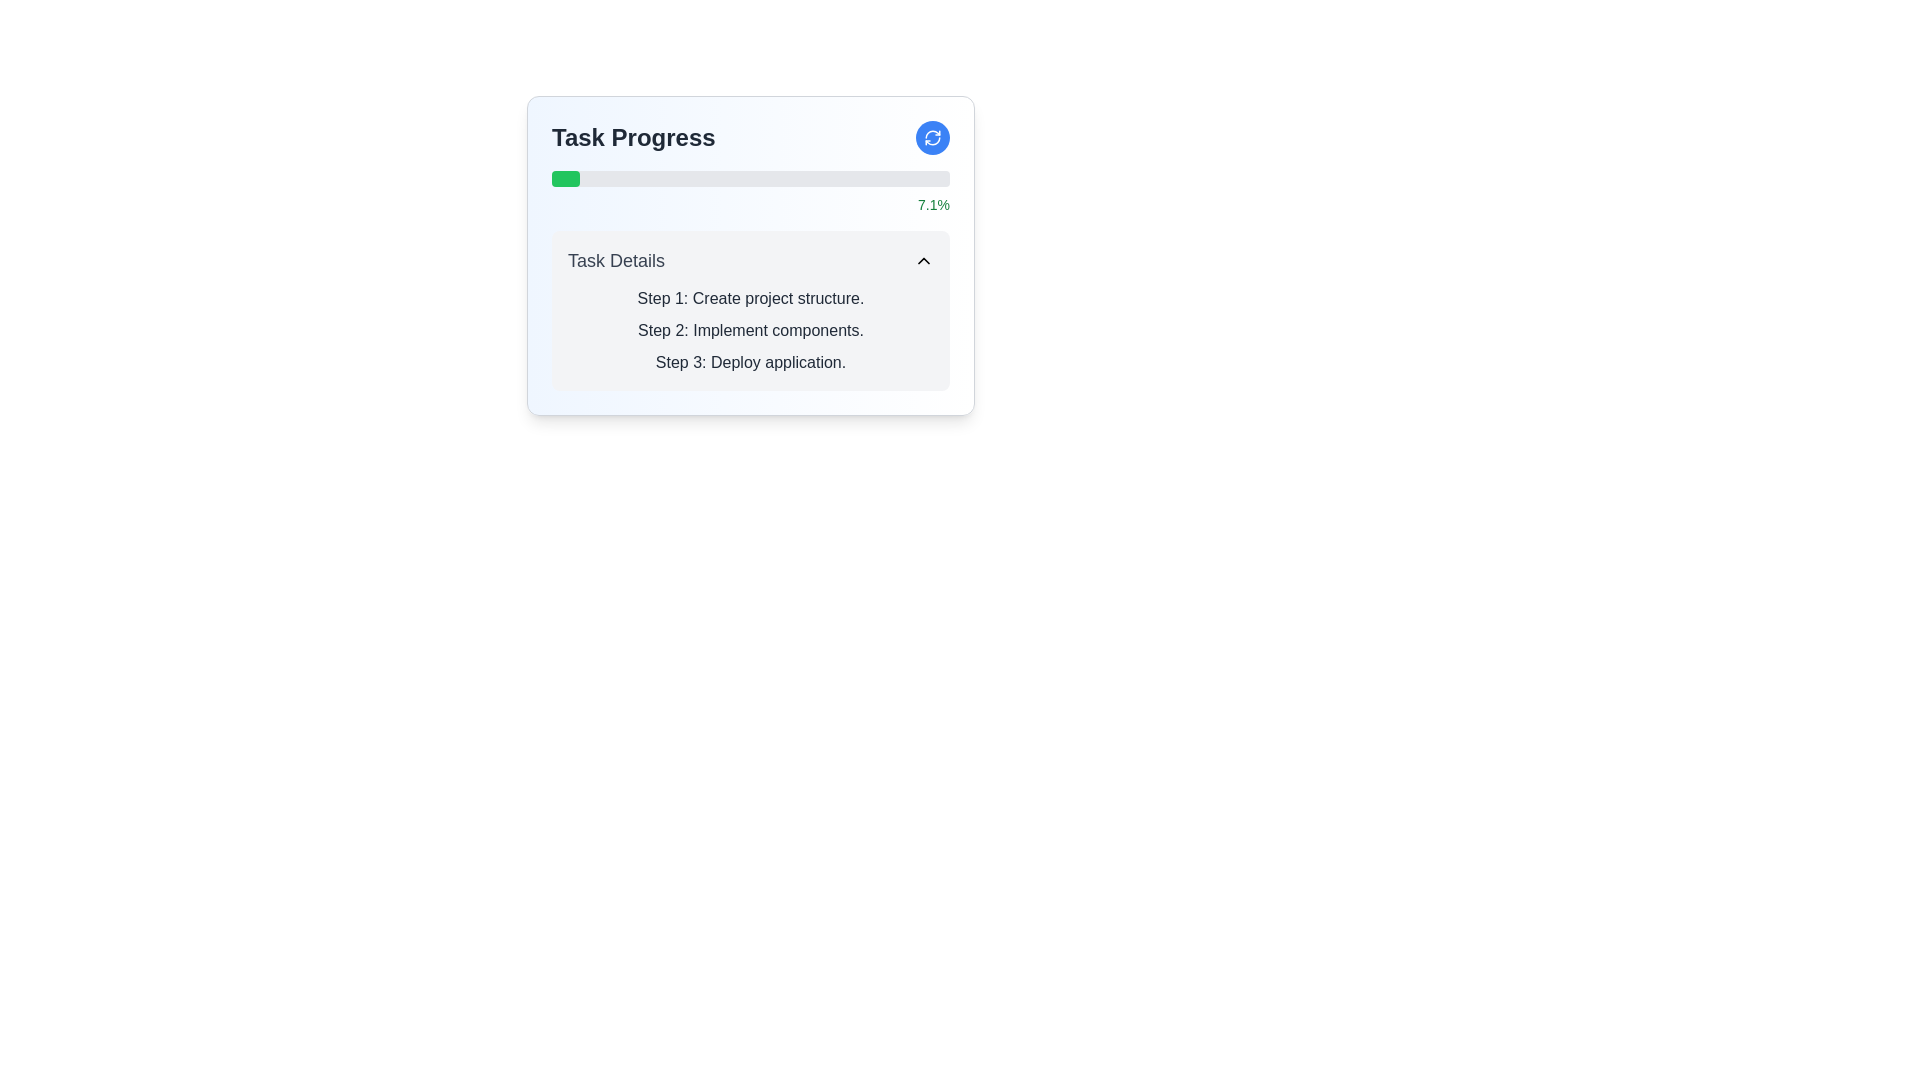 This screenshot has height=1080, width=1920. I want to click on the text label reading 'Step 3: Deploy application.' which is the third item in the vertical list beneath the 'Task Details' heading, so click(749, 362).